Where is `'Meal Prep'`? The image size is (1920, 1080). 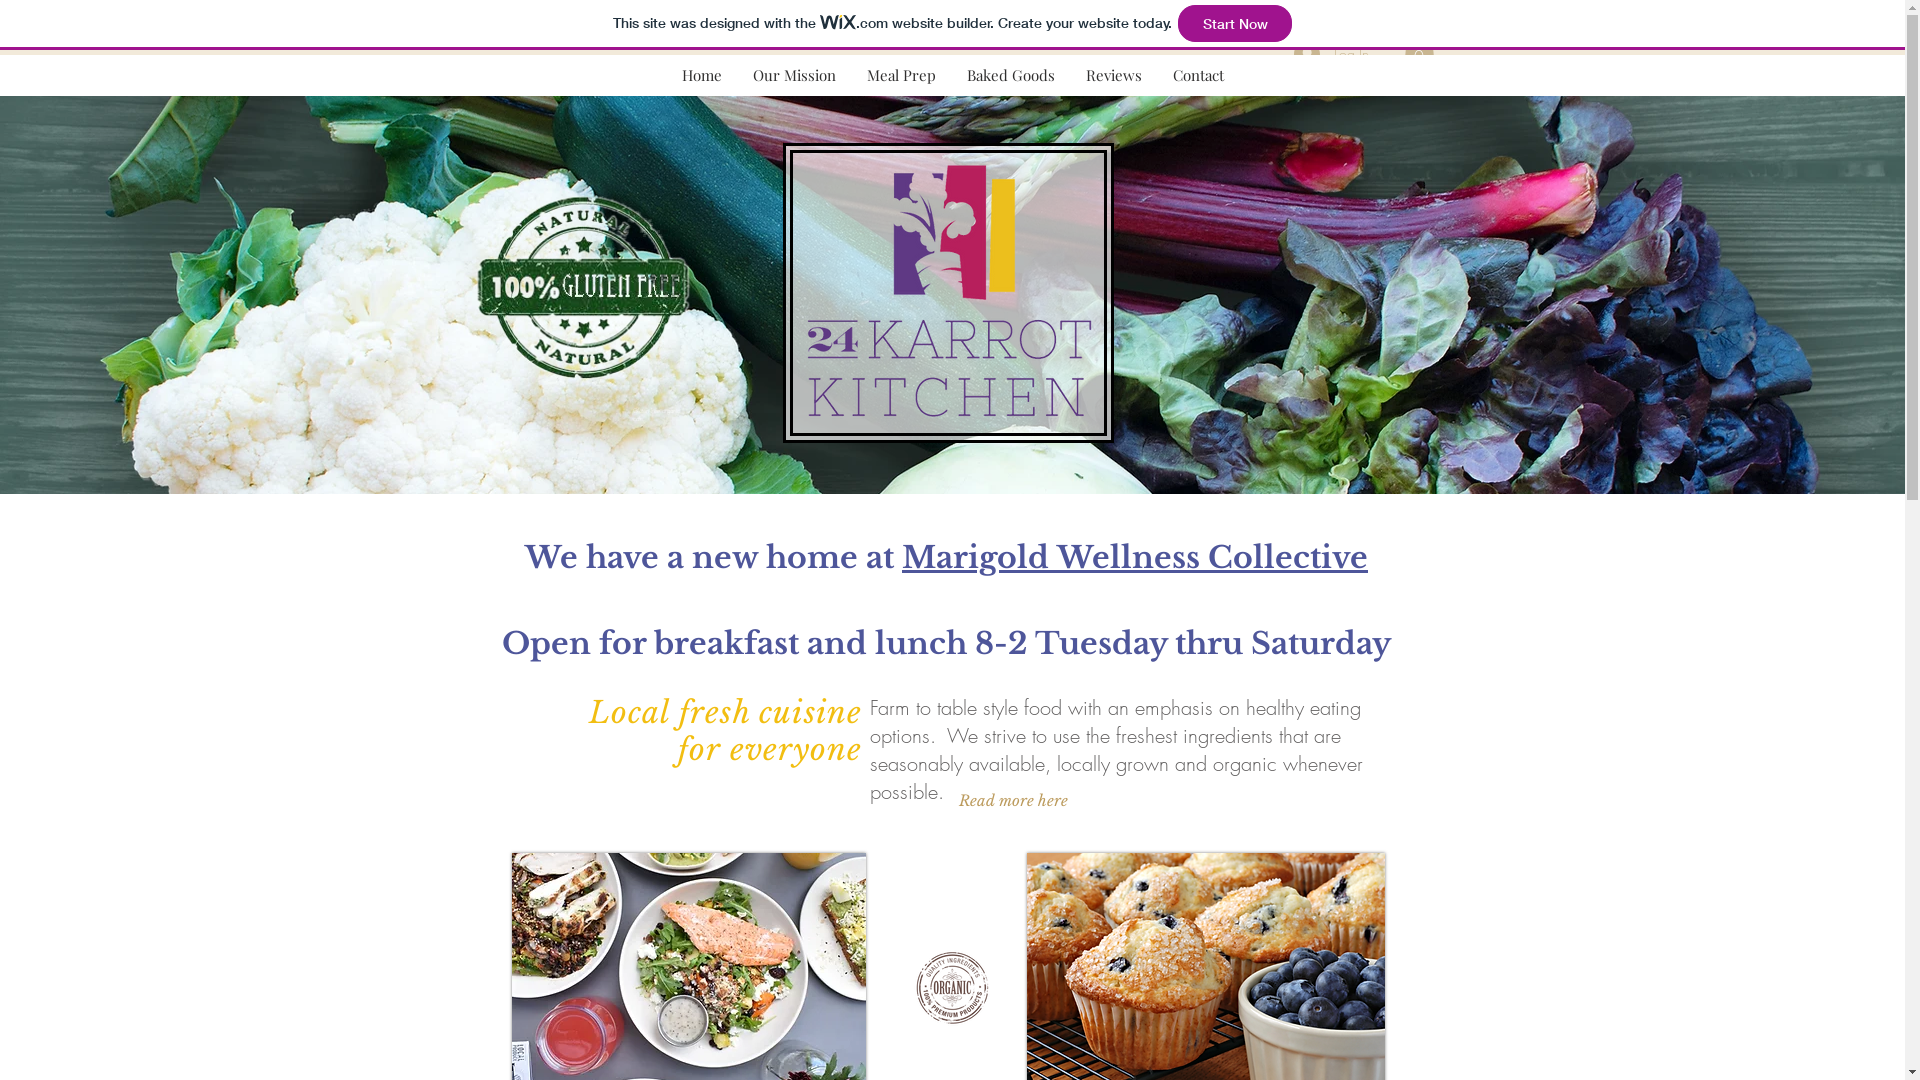 'Meal Prep' is located at coordinates (900, 74).